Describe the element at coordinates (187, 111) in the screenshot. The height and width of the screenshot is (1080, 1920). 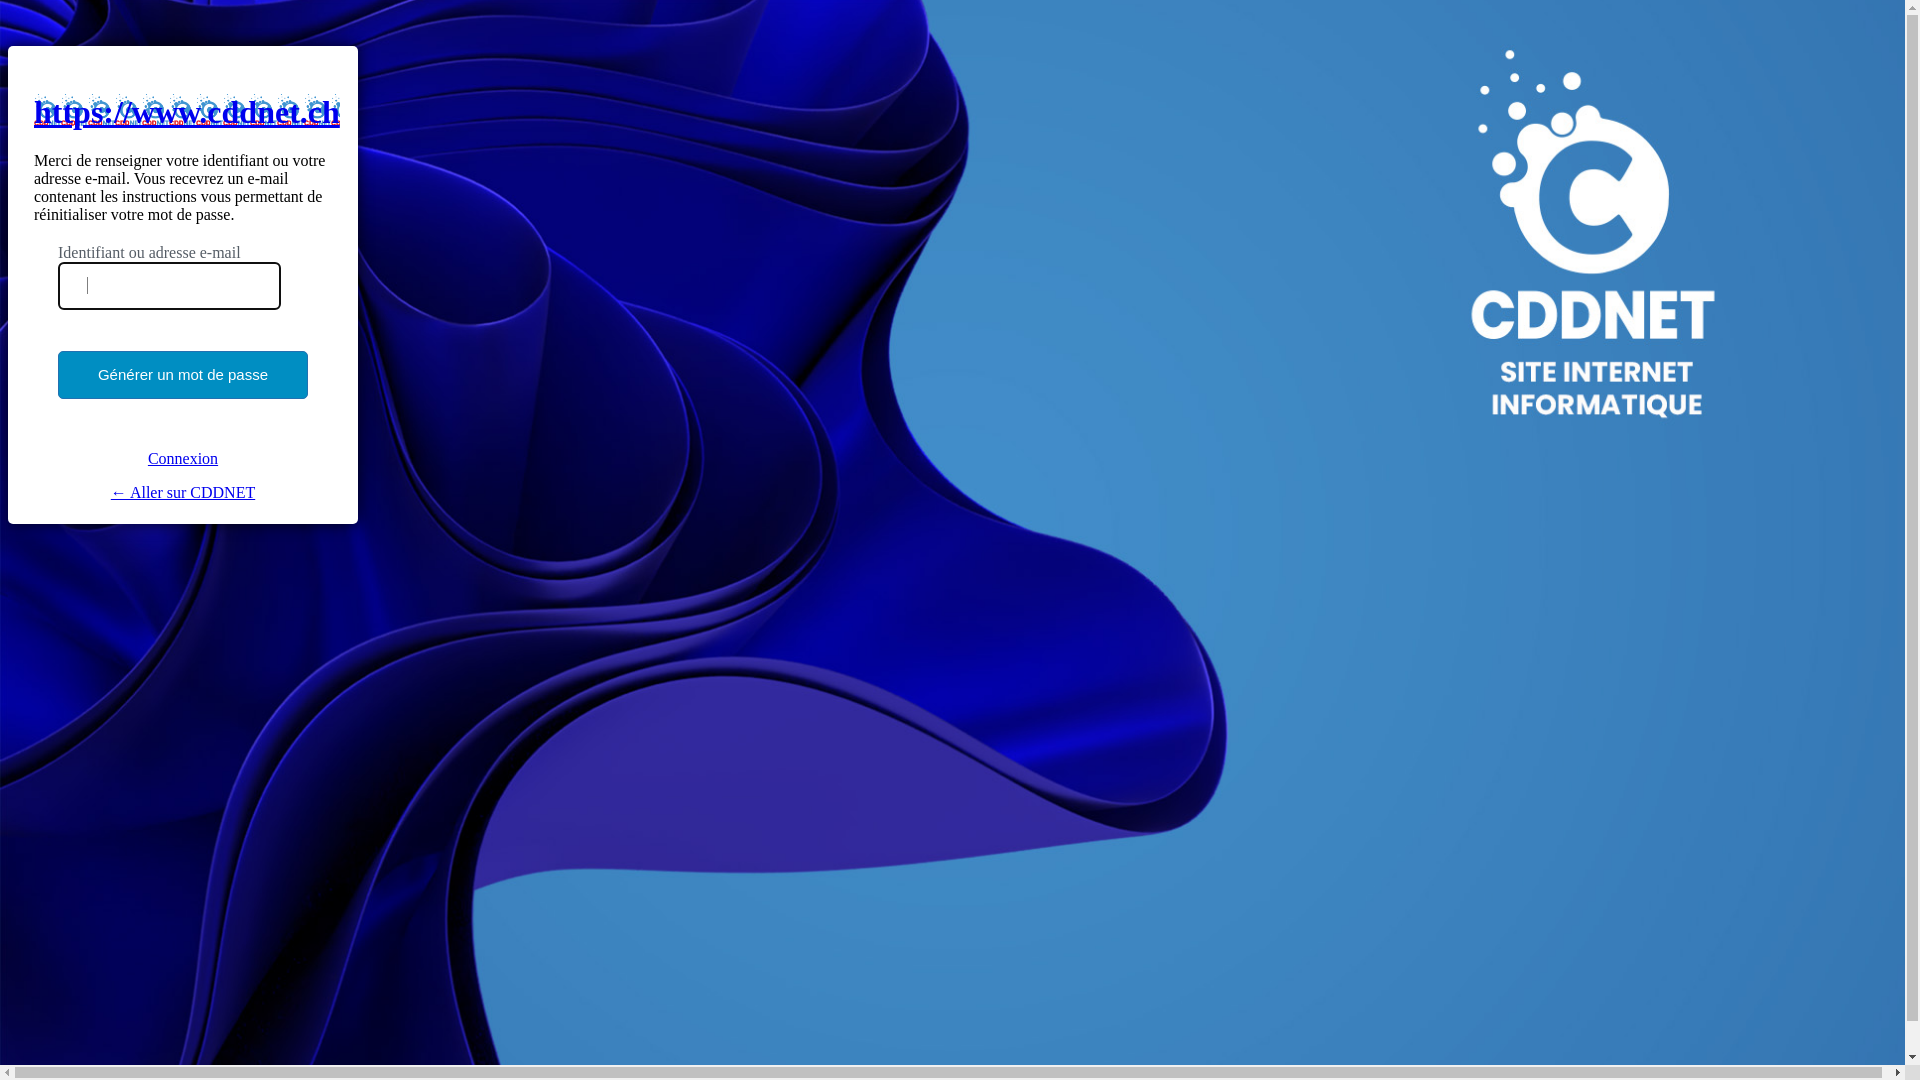
I see `'https://www.cddnet.ch'` at that location.